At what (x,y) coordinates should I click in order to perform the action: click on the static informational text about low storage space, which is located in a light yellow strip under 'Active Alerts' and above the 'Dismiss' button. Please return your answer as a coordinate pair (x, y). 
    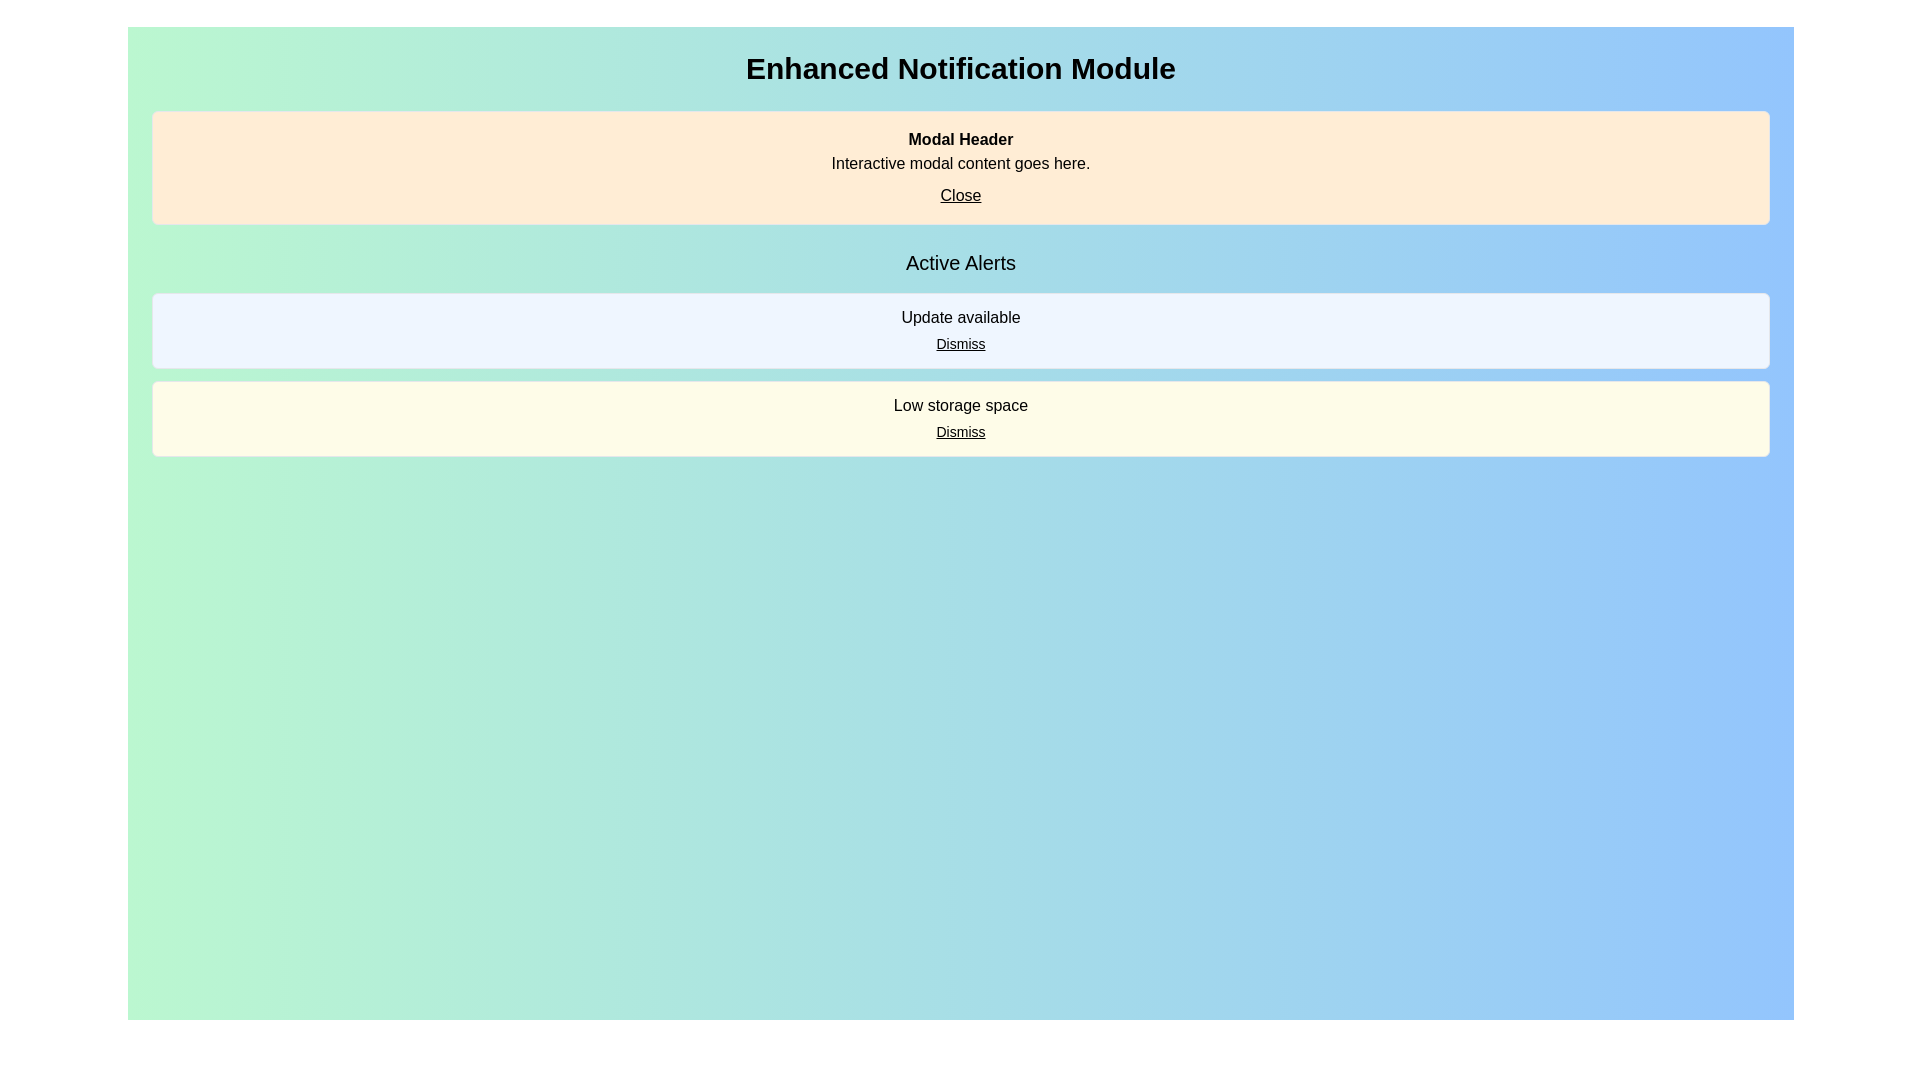
    Looking at the image, I should click on (960, 405).